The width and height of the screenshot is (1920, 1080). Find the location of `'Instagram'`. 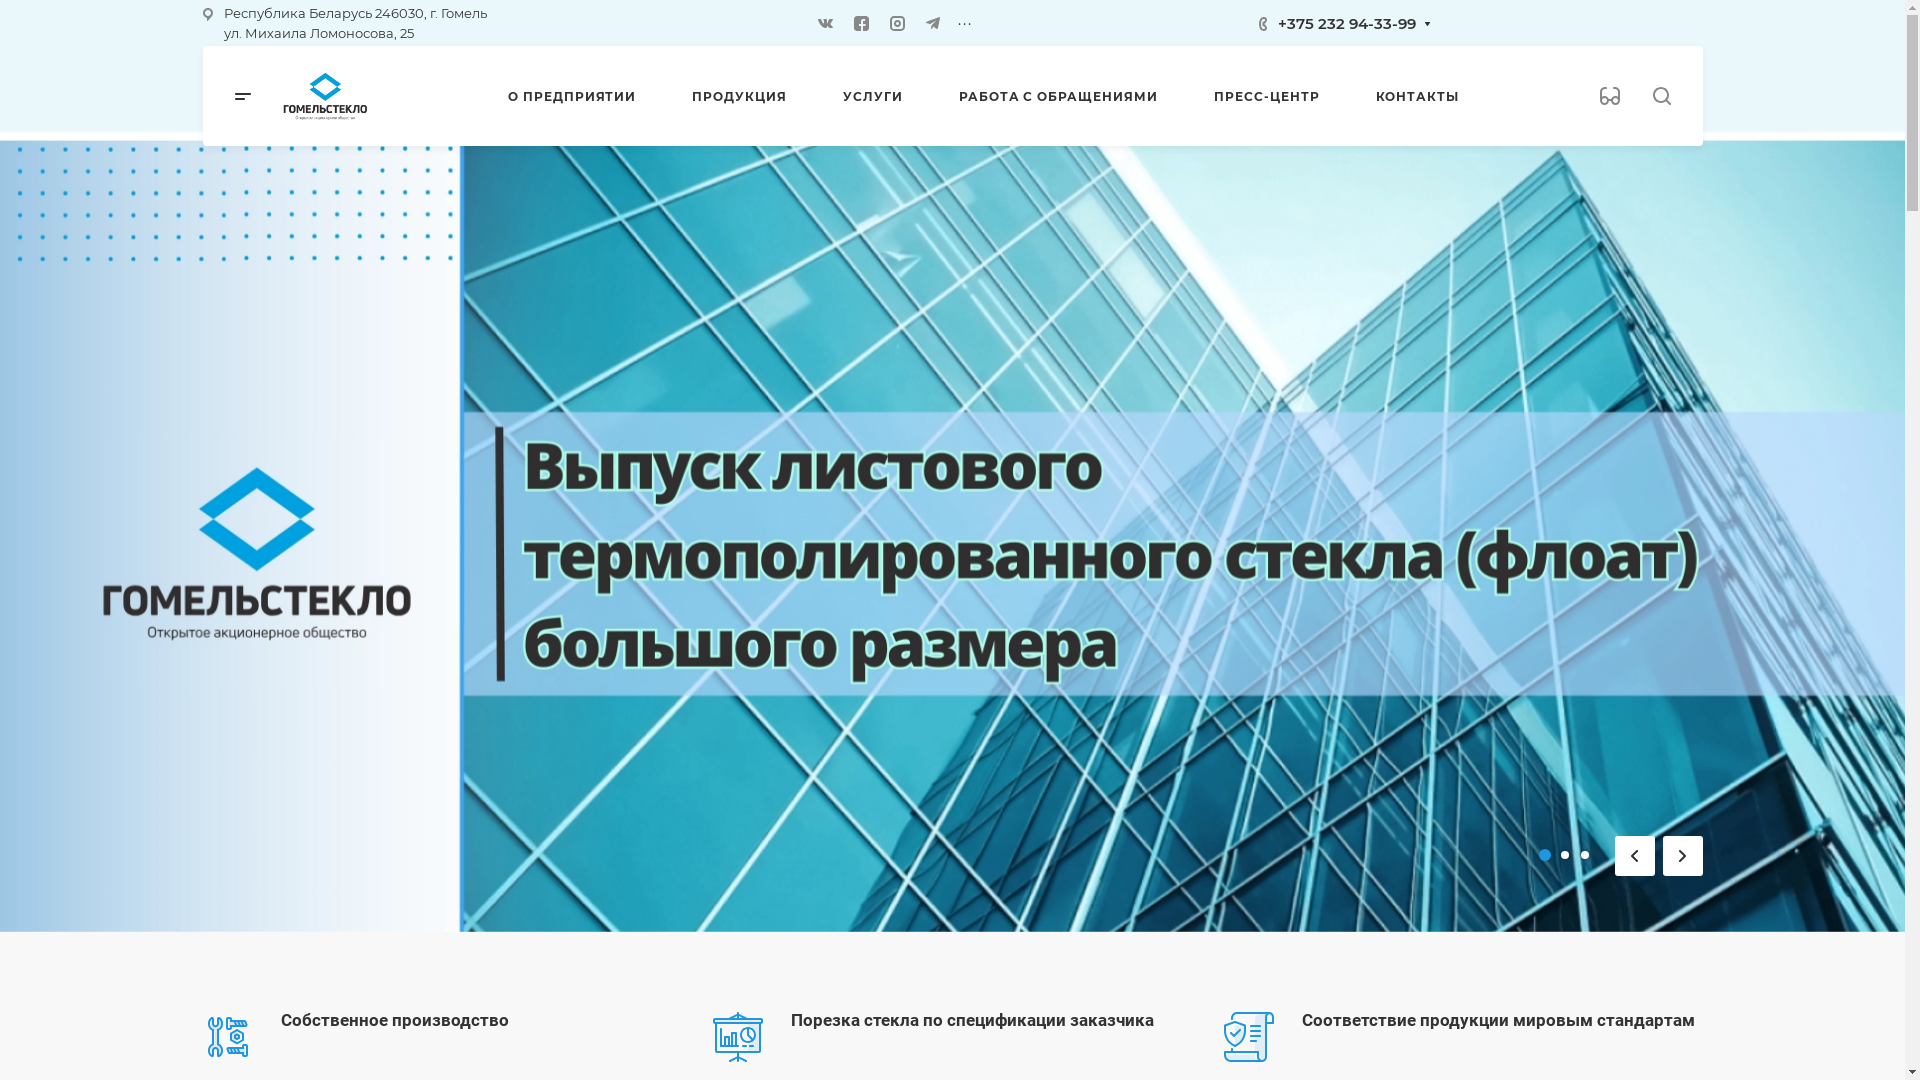

'Instagram' is located at coordinates (896, 23).